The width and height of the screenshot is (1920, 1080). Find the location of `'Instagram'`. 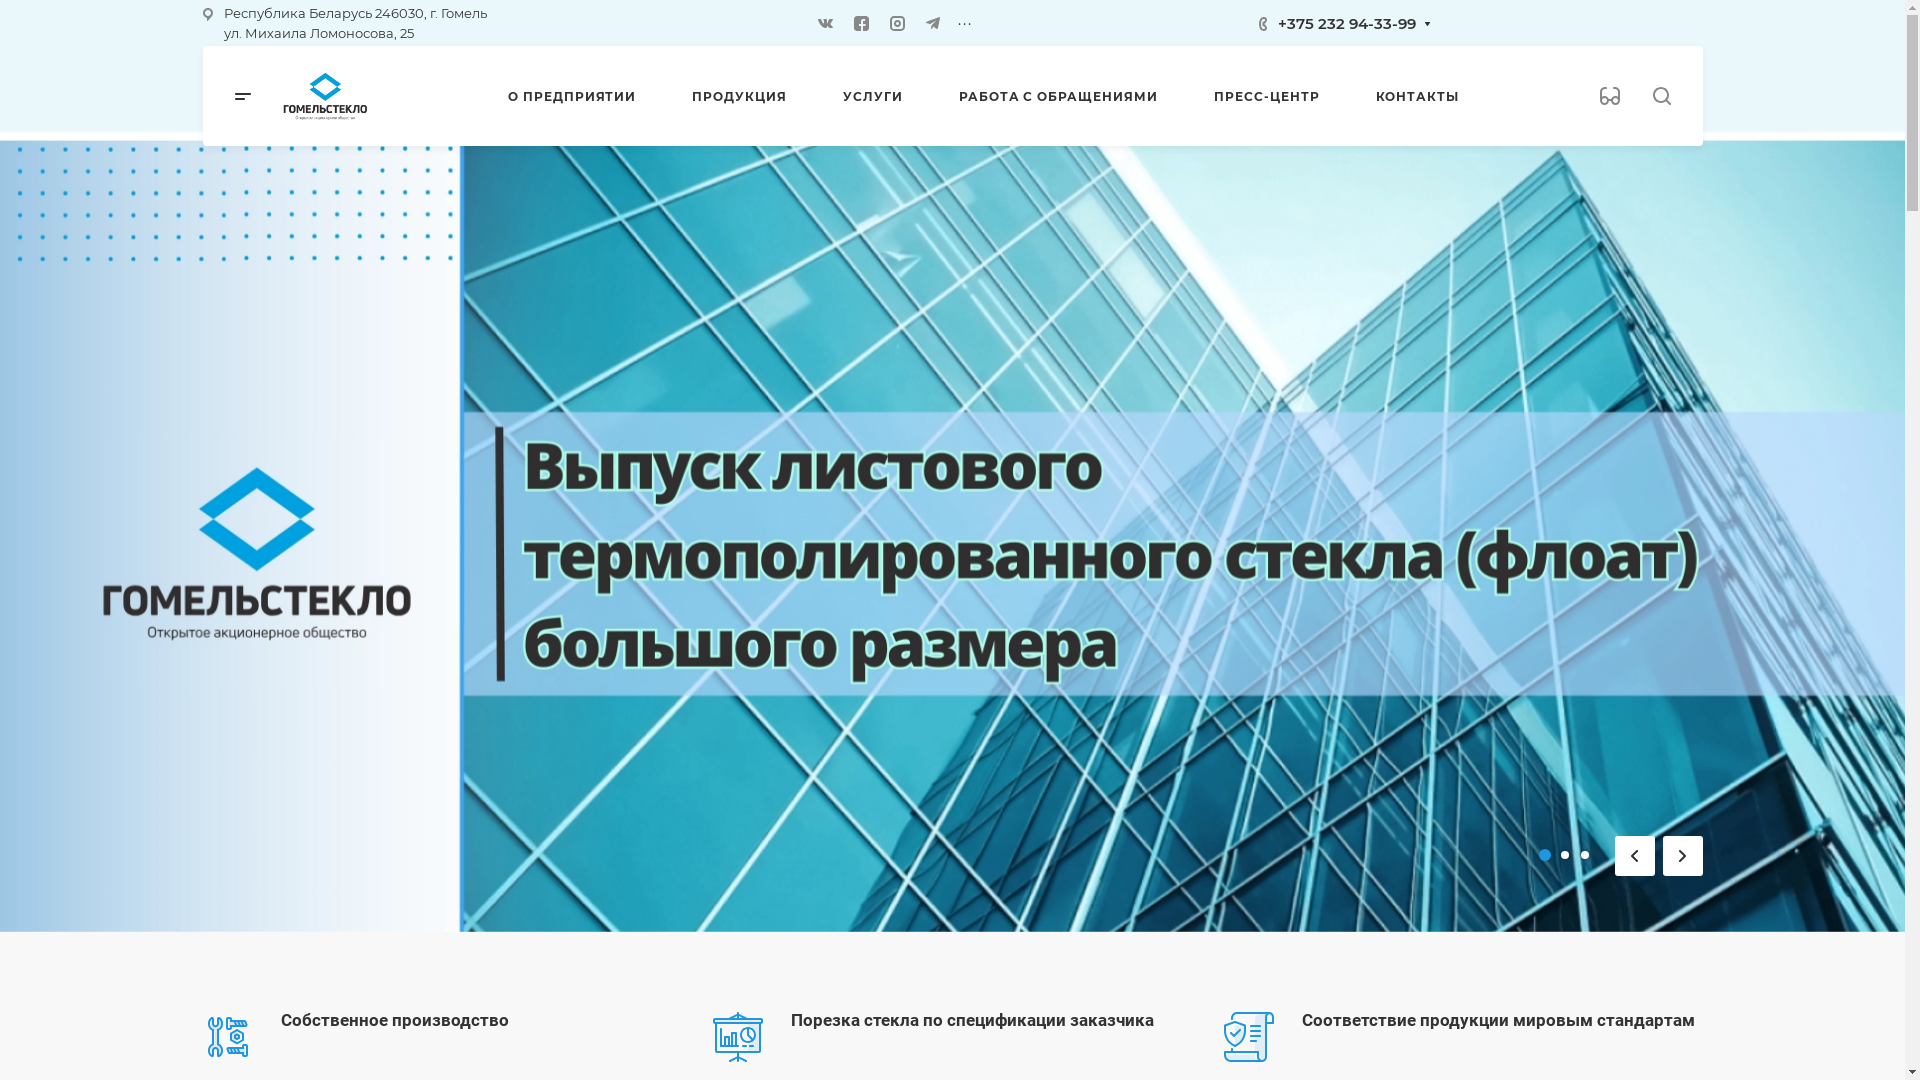

'Instagram' is located at coordinates (896, 23).